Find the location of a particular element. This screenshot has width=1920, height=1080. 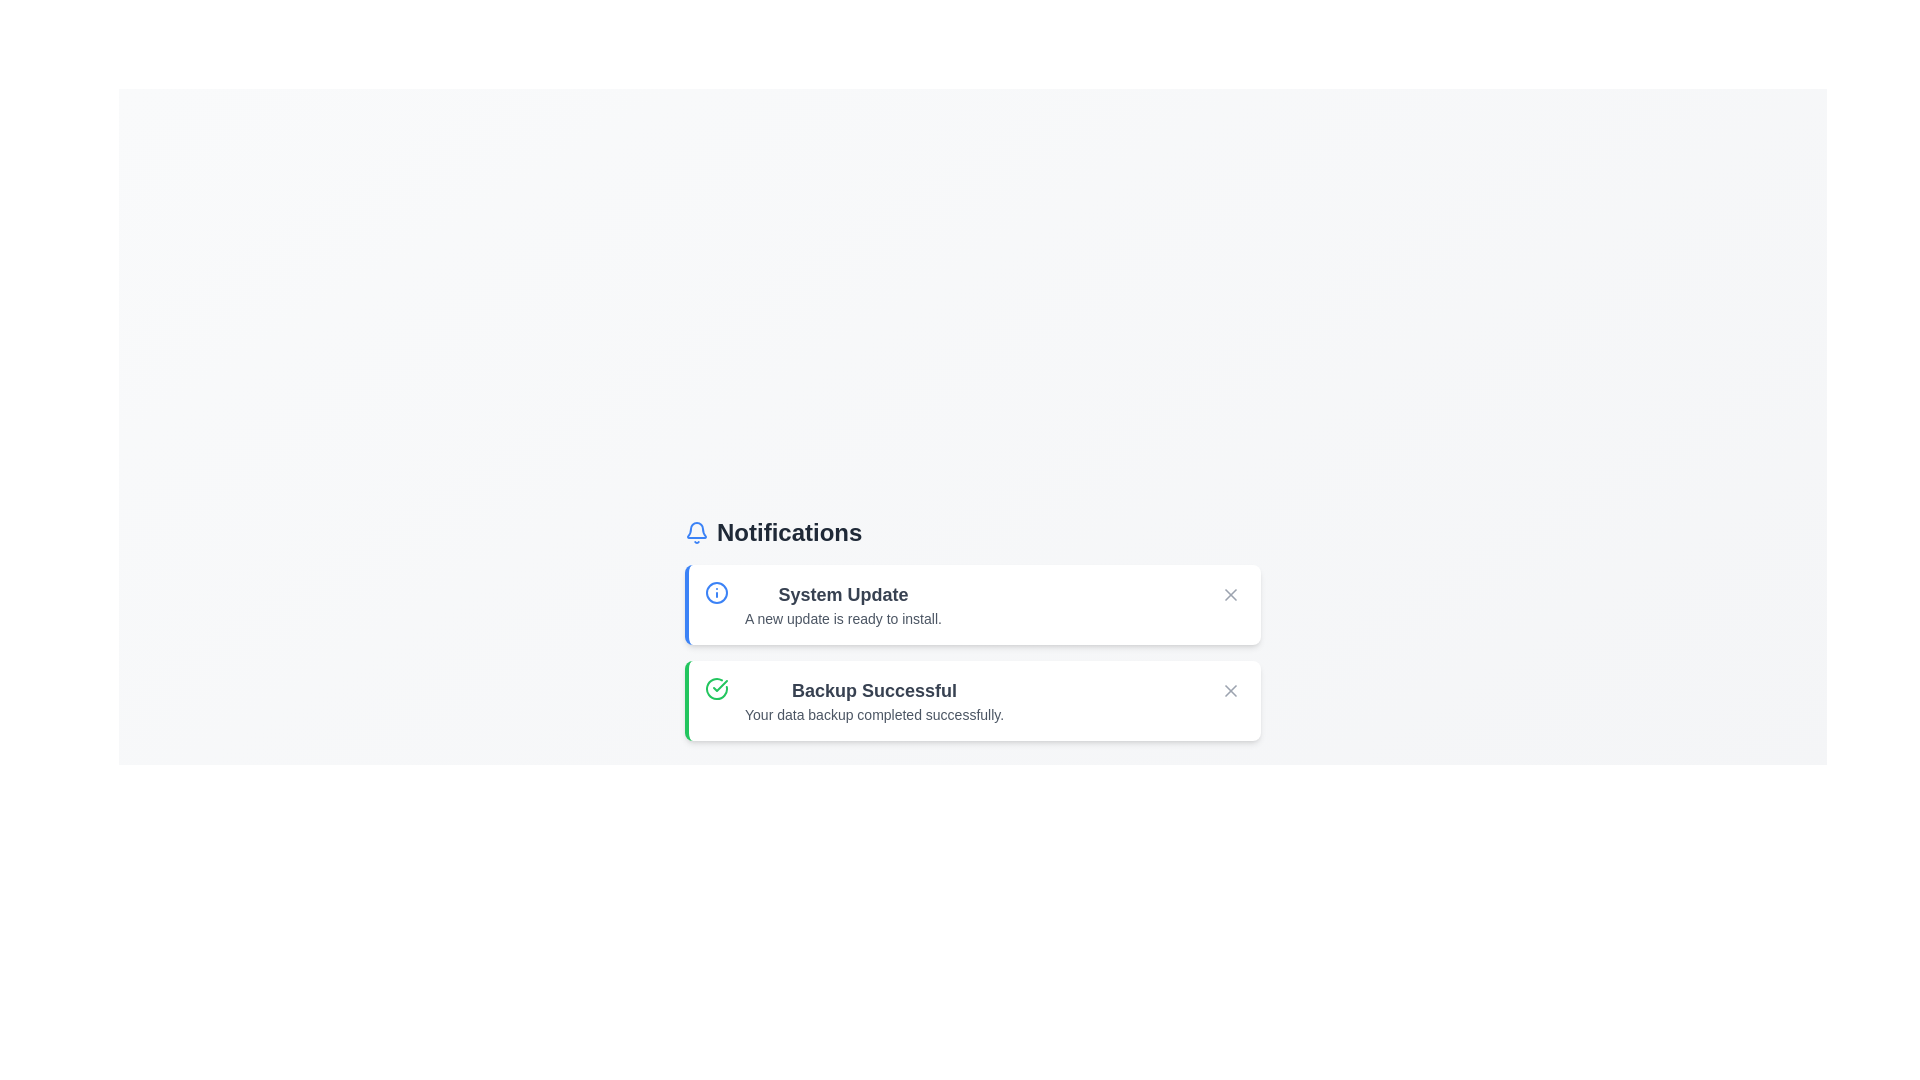

the notification icon located to the left of the 'Notifications' text, which visually represents the section's purpose is located at coordinates (696, 531).